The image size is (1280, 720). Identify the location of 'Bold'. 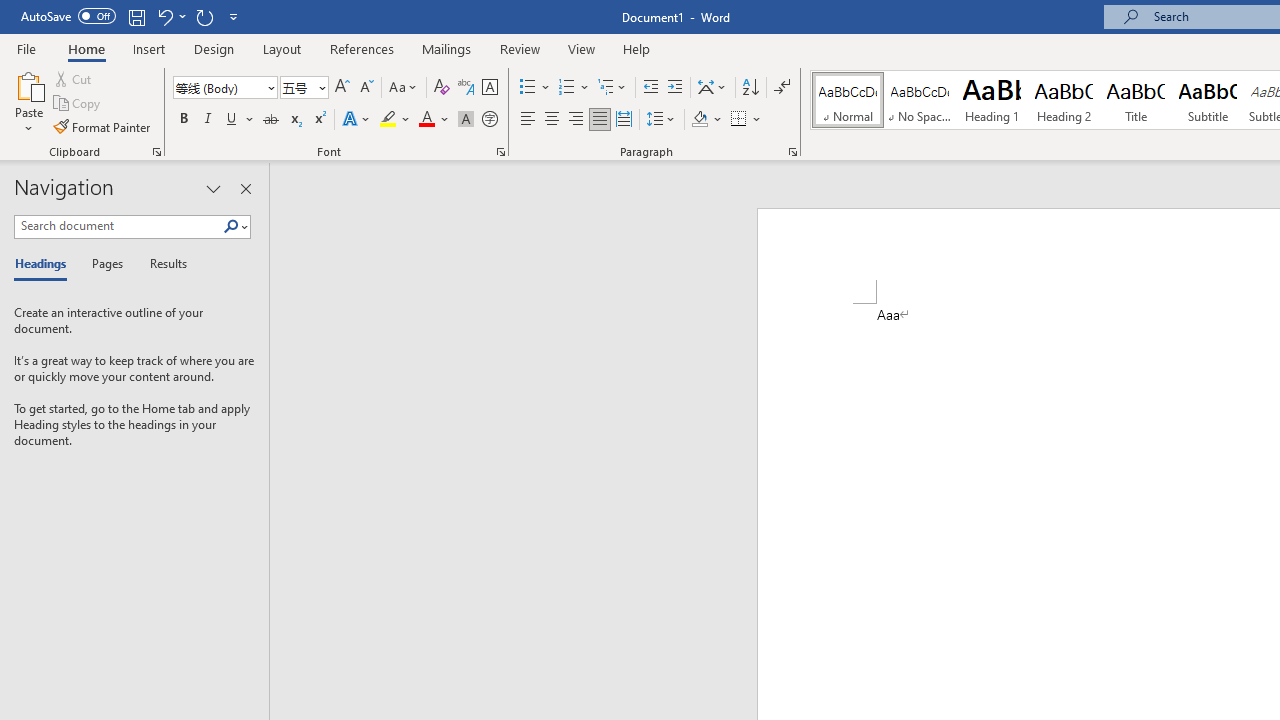
(183, 119).